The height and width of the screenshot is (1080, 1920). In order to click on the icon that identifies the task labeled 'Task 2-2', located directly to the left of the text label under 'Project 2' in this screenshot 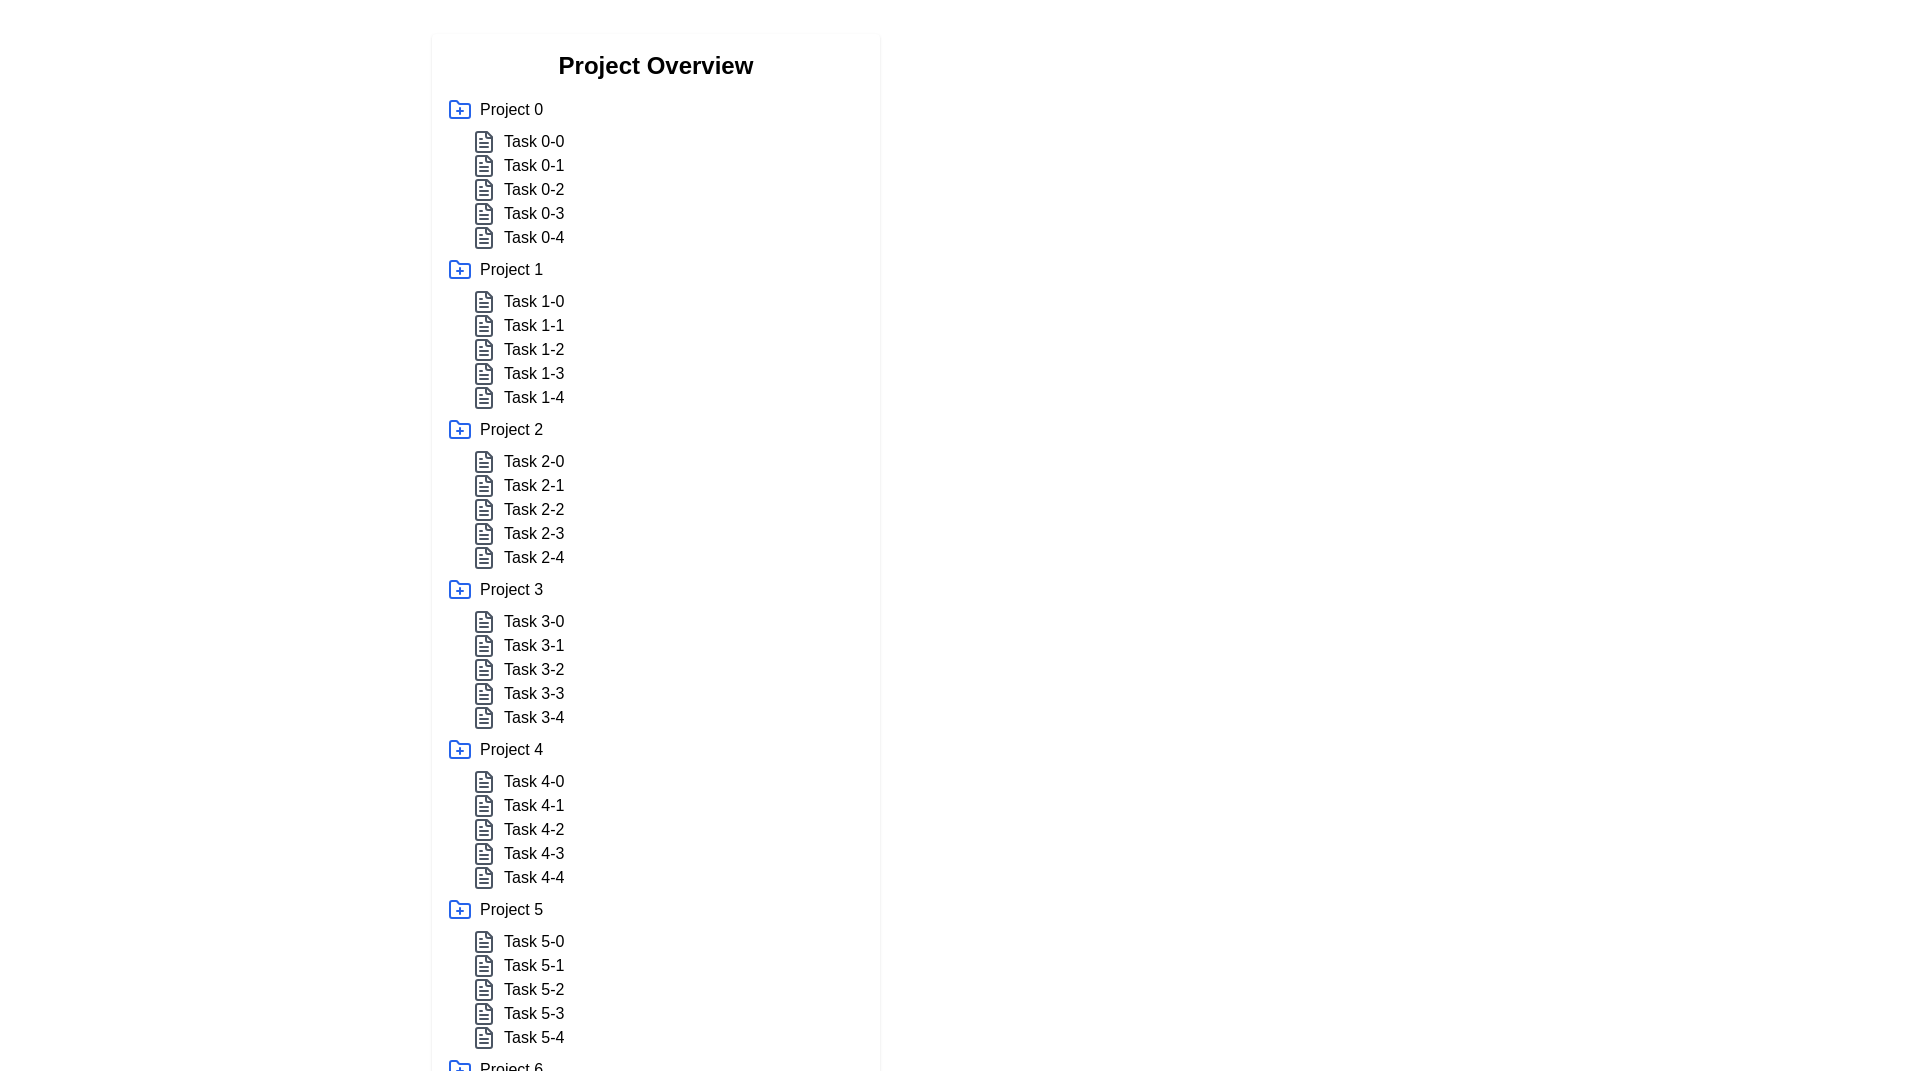, I will do `click(484, 508)`.